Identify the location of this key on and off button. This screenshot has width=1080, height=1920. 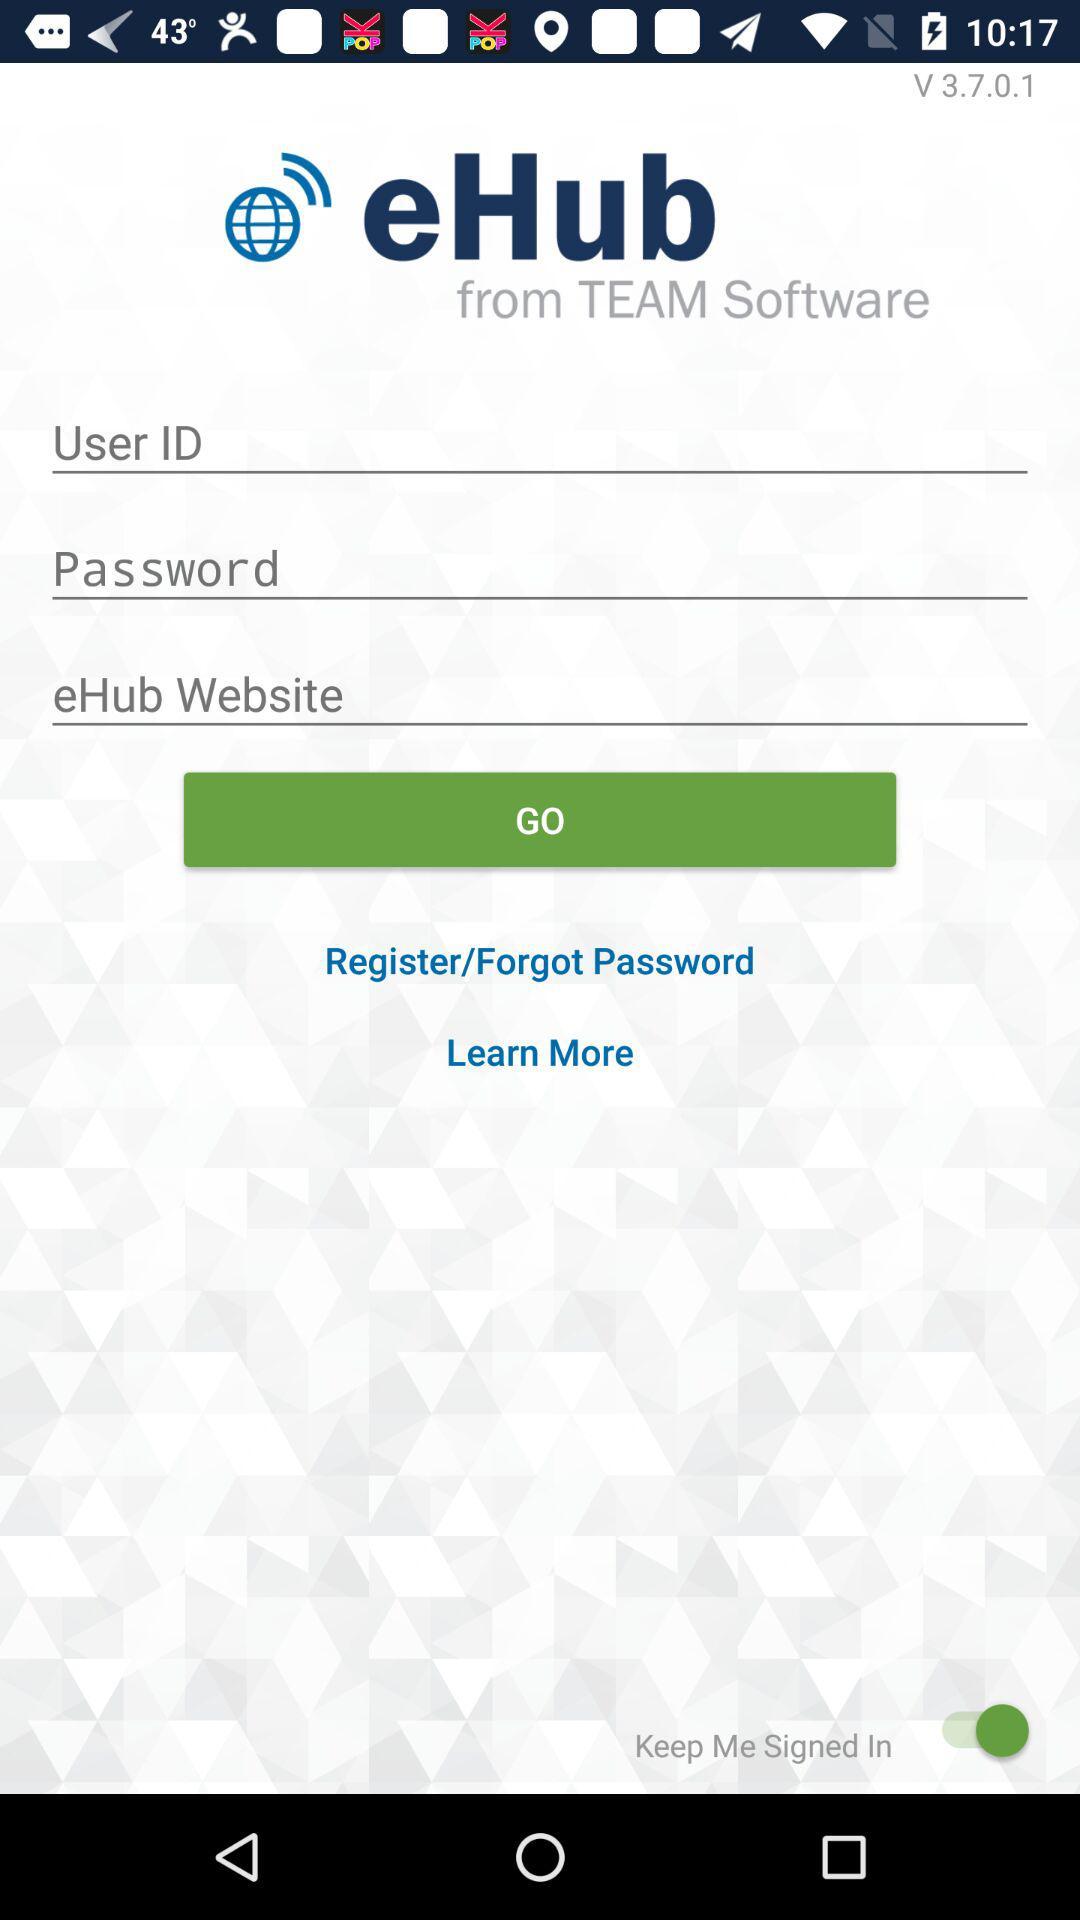
(974, 1729).